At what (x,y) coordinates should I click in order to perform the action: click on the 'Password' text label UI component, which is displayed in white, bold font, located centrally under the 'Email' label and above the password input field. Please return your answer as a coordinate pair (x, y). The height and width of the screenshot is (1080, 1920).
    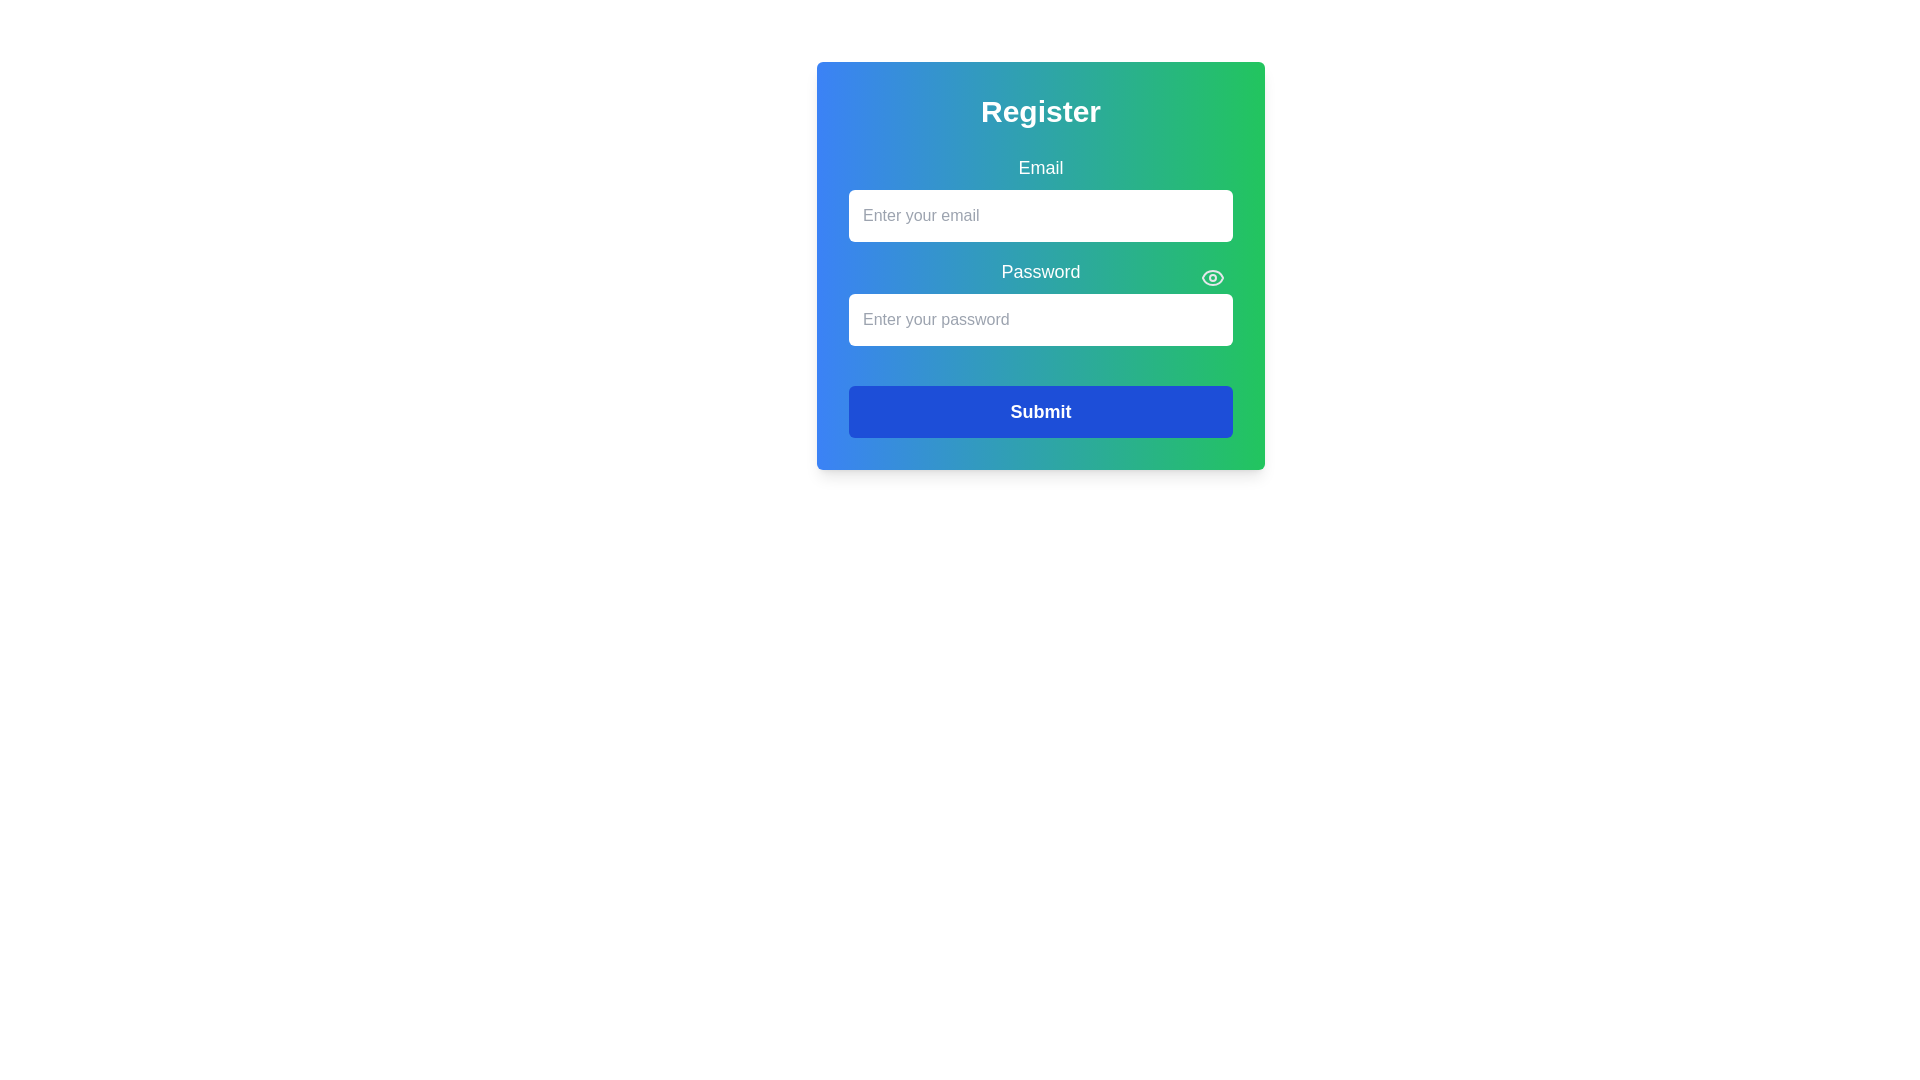
    Looking at the image, I should click on (1040, 265).